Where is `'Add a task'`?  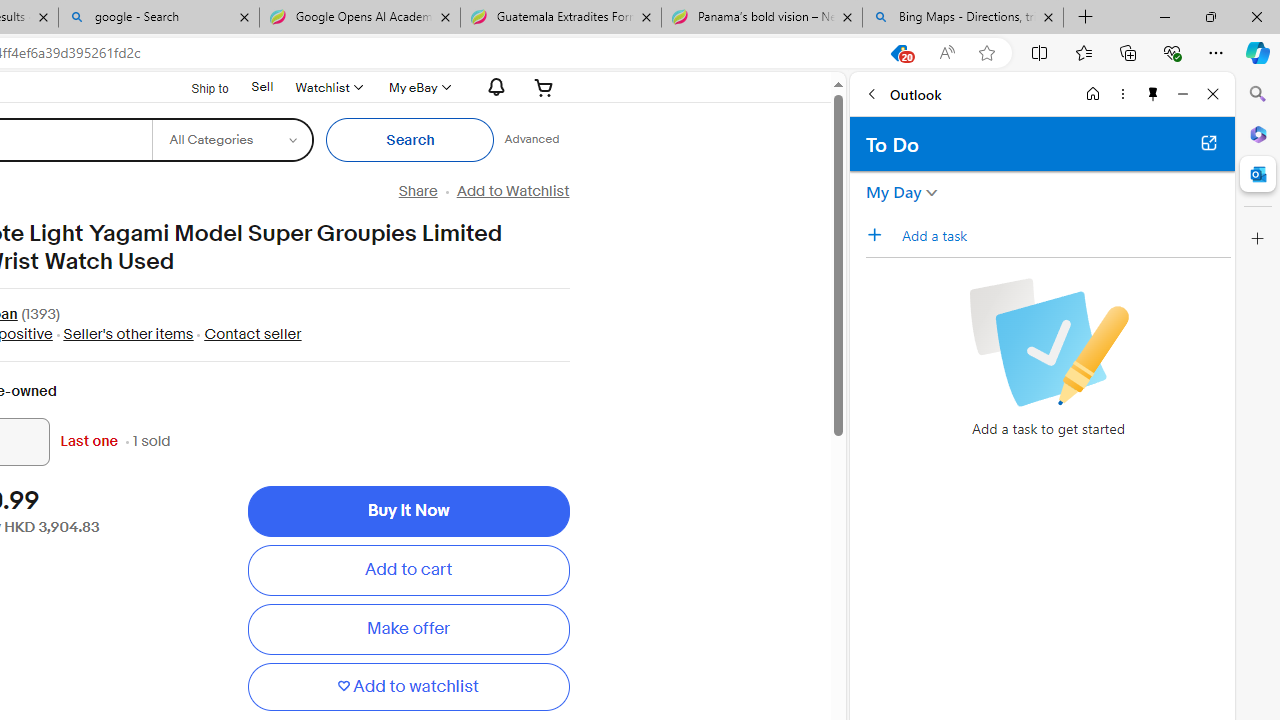 'Add a task' is located at coordinates (1064, 234).